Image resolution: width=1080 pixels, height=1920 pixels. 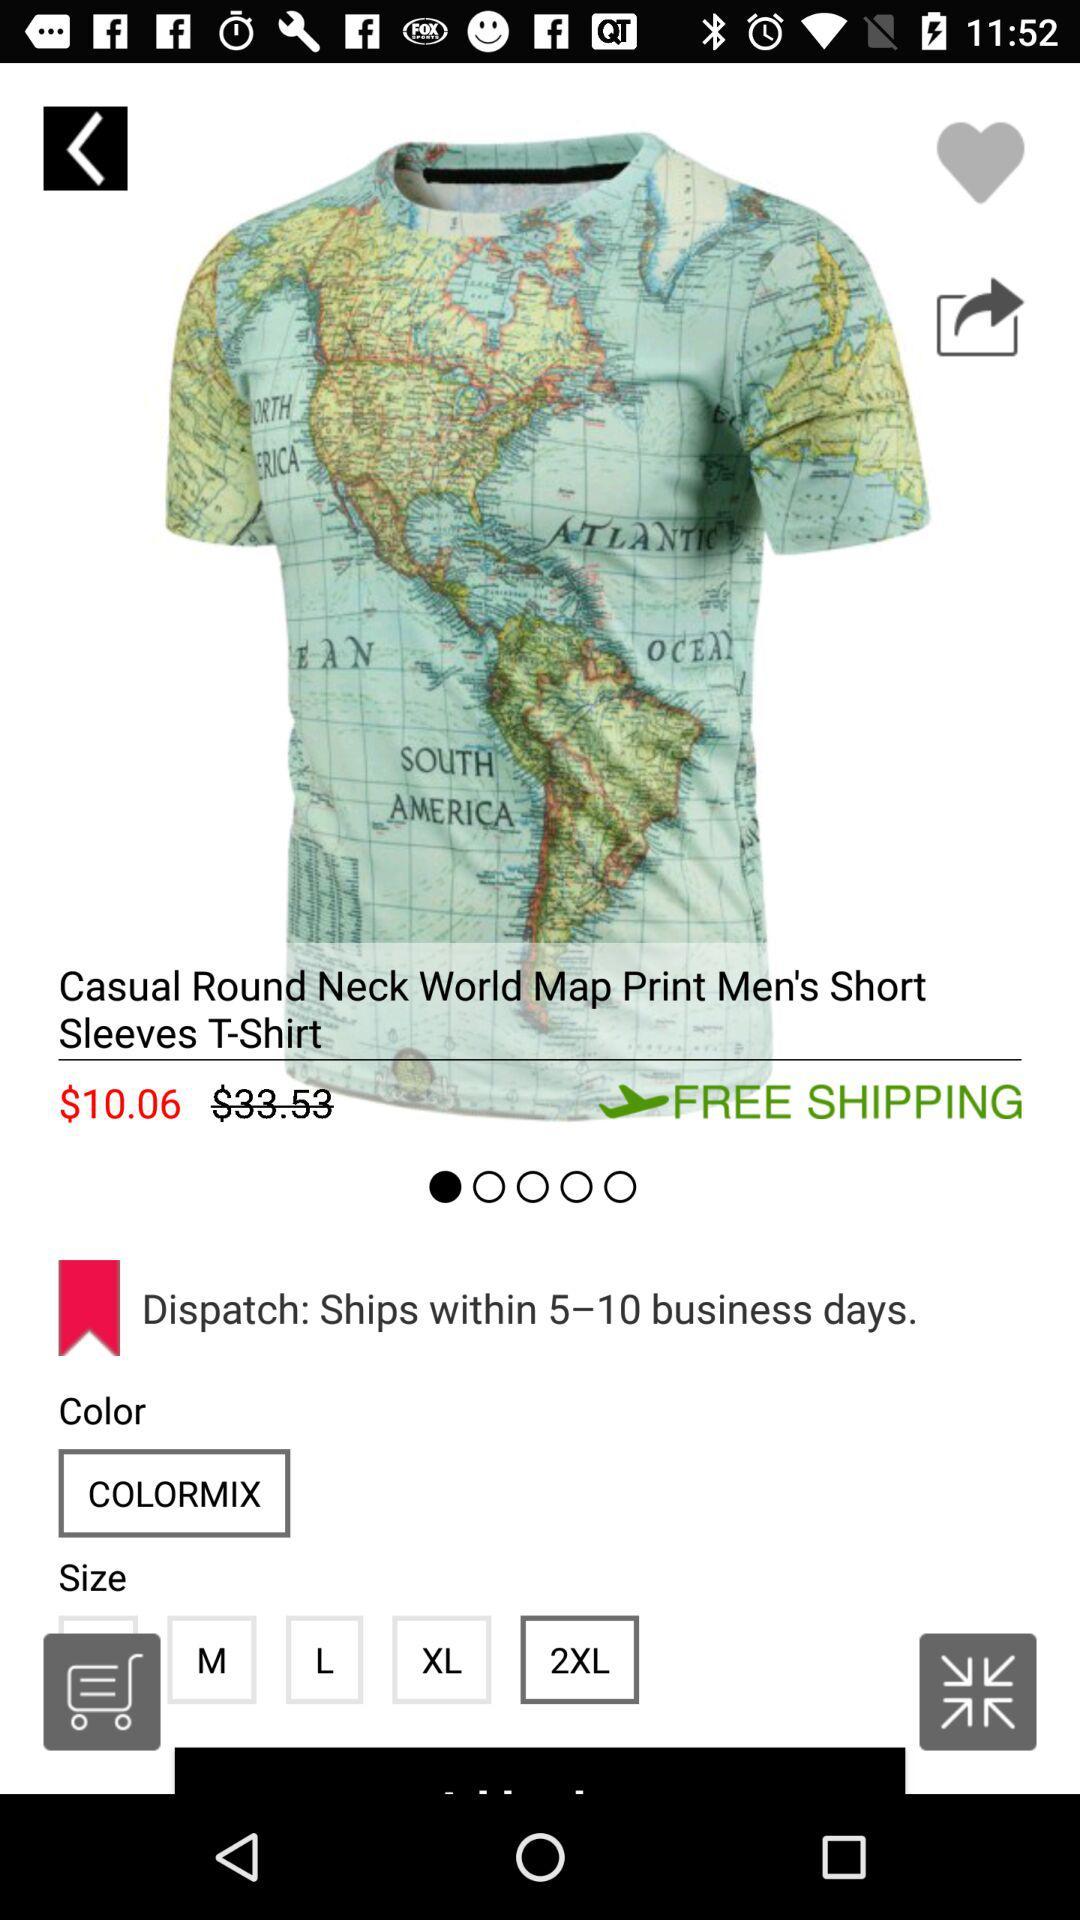 What do you see at coordinates (101, 1690) in the screenshot?
I see `item next to m icon` at bounding box center [101, 1690].